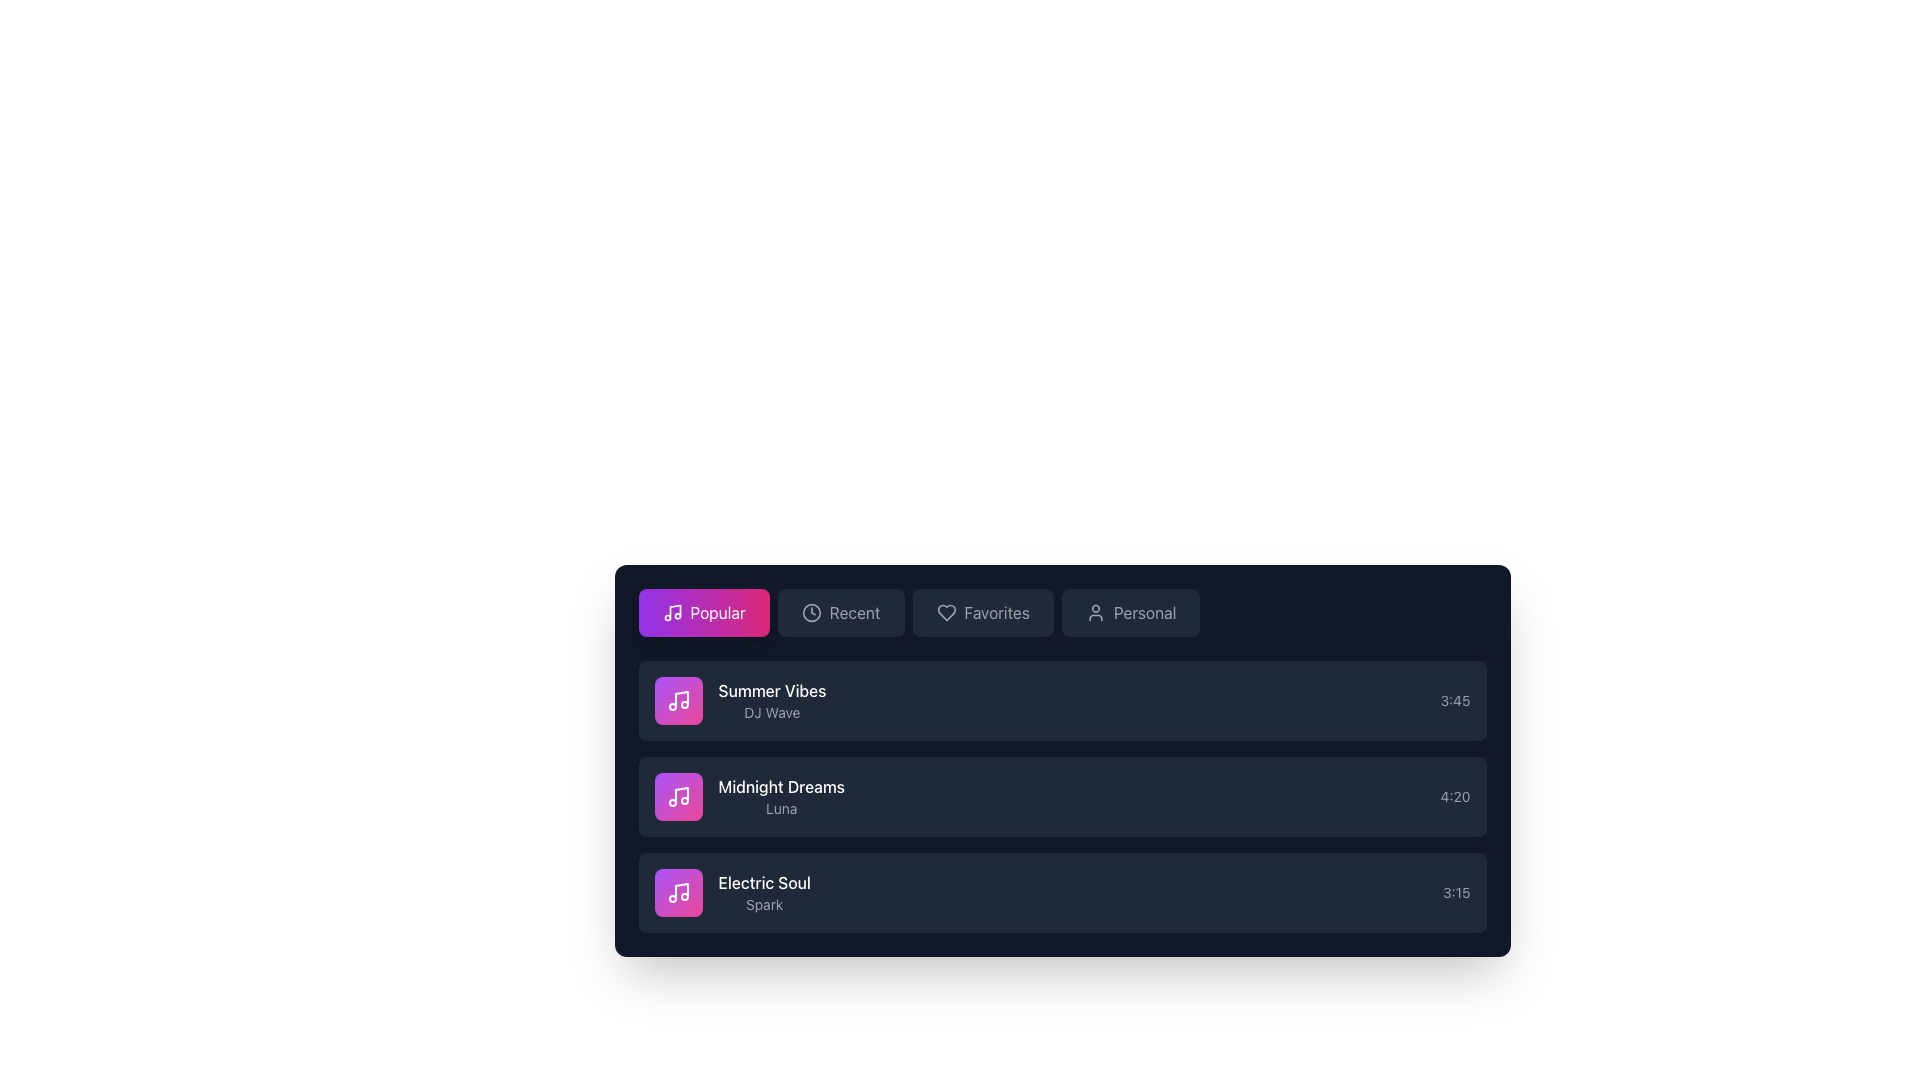 Image resolution: width=1920 pixels, height=1080 pixels. Describe the element at coordinates (855, 612) in the screenshot. I see `the 'Recent' text label in the navigation bar, which is styled in gray and located next to a clock icon, to trigger a visual effect` at that location.